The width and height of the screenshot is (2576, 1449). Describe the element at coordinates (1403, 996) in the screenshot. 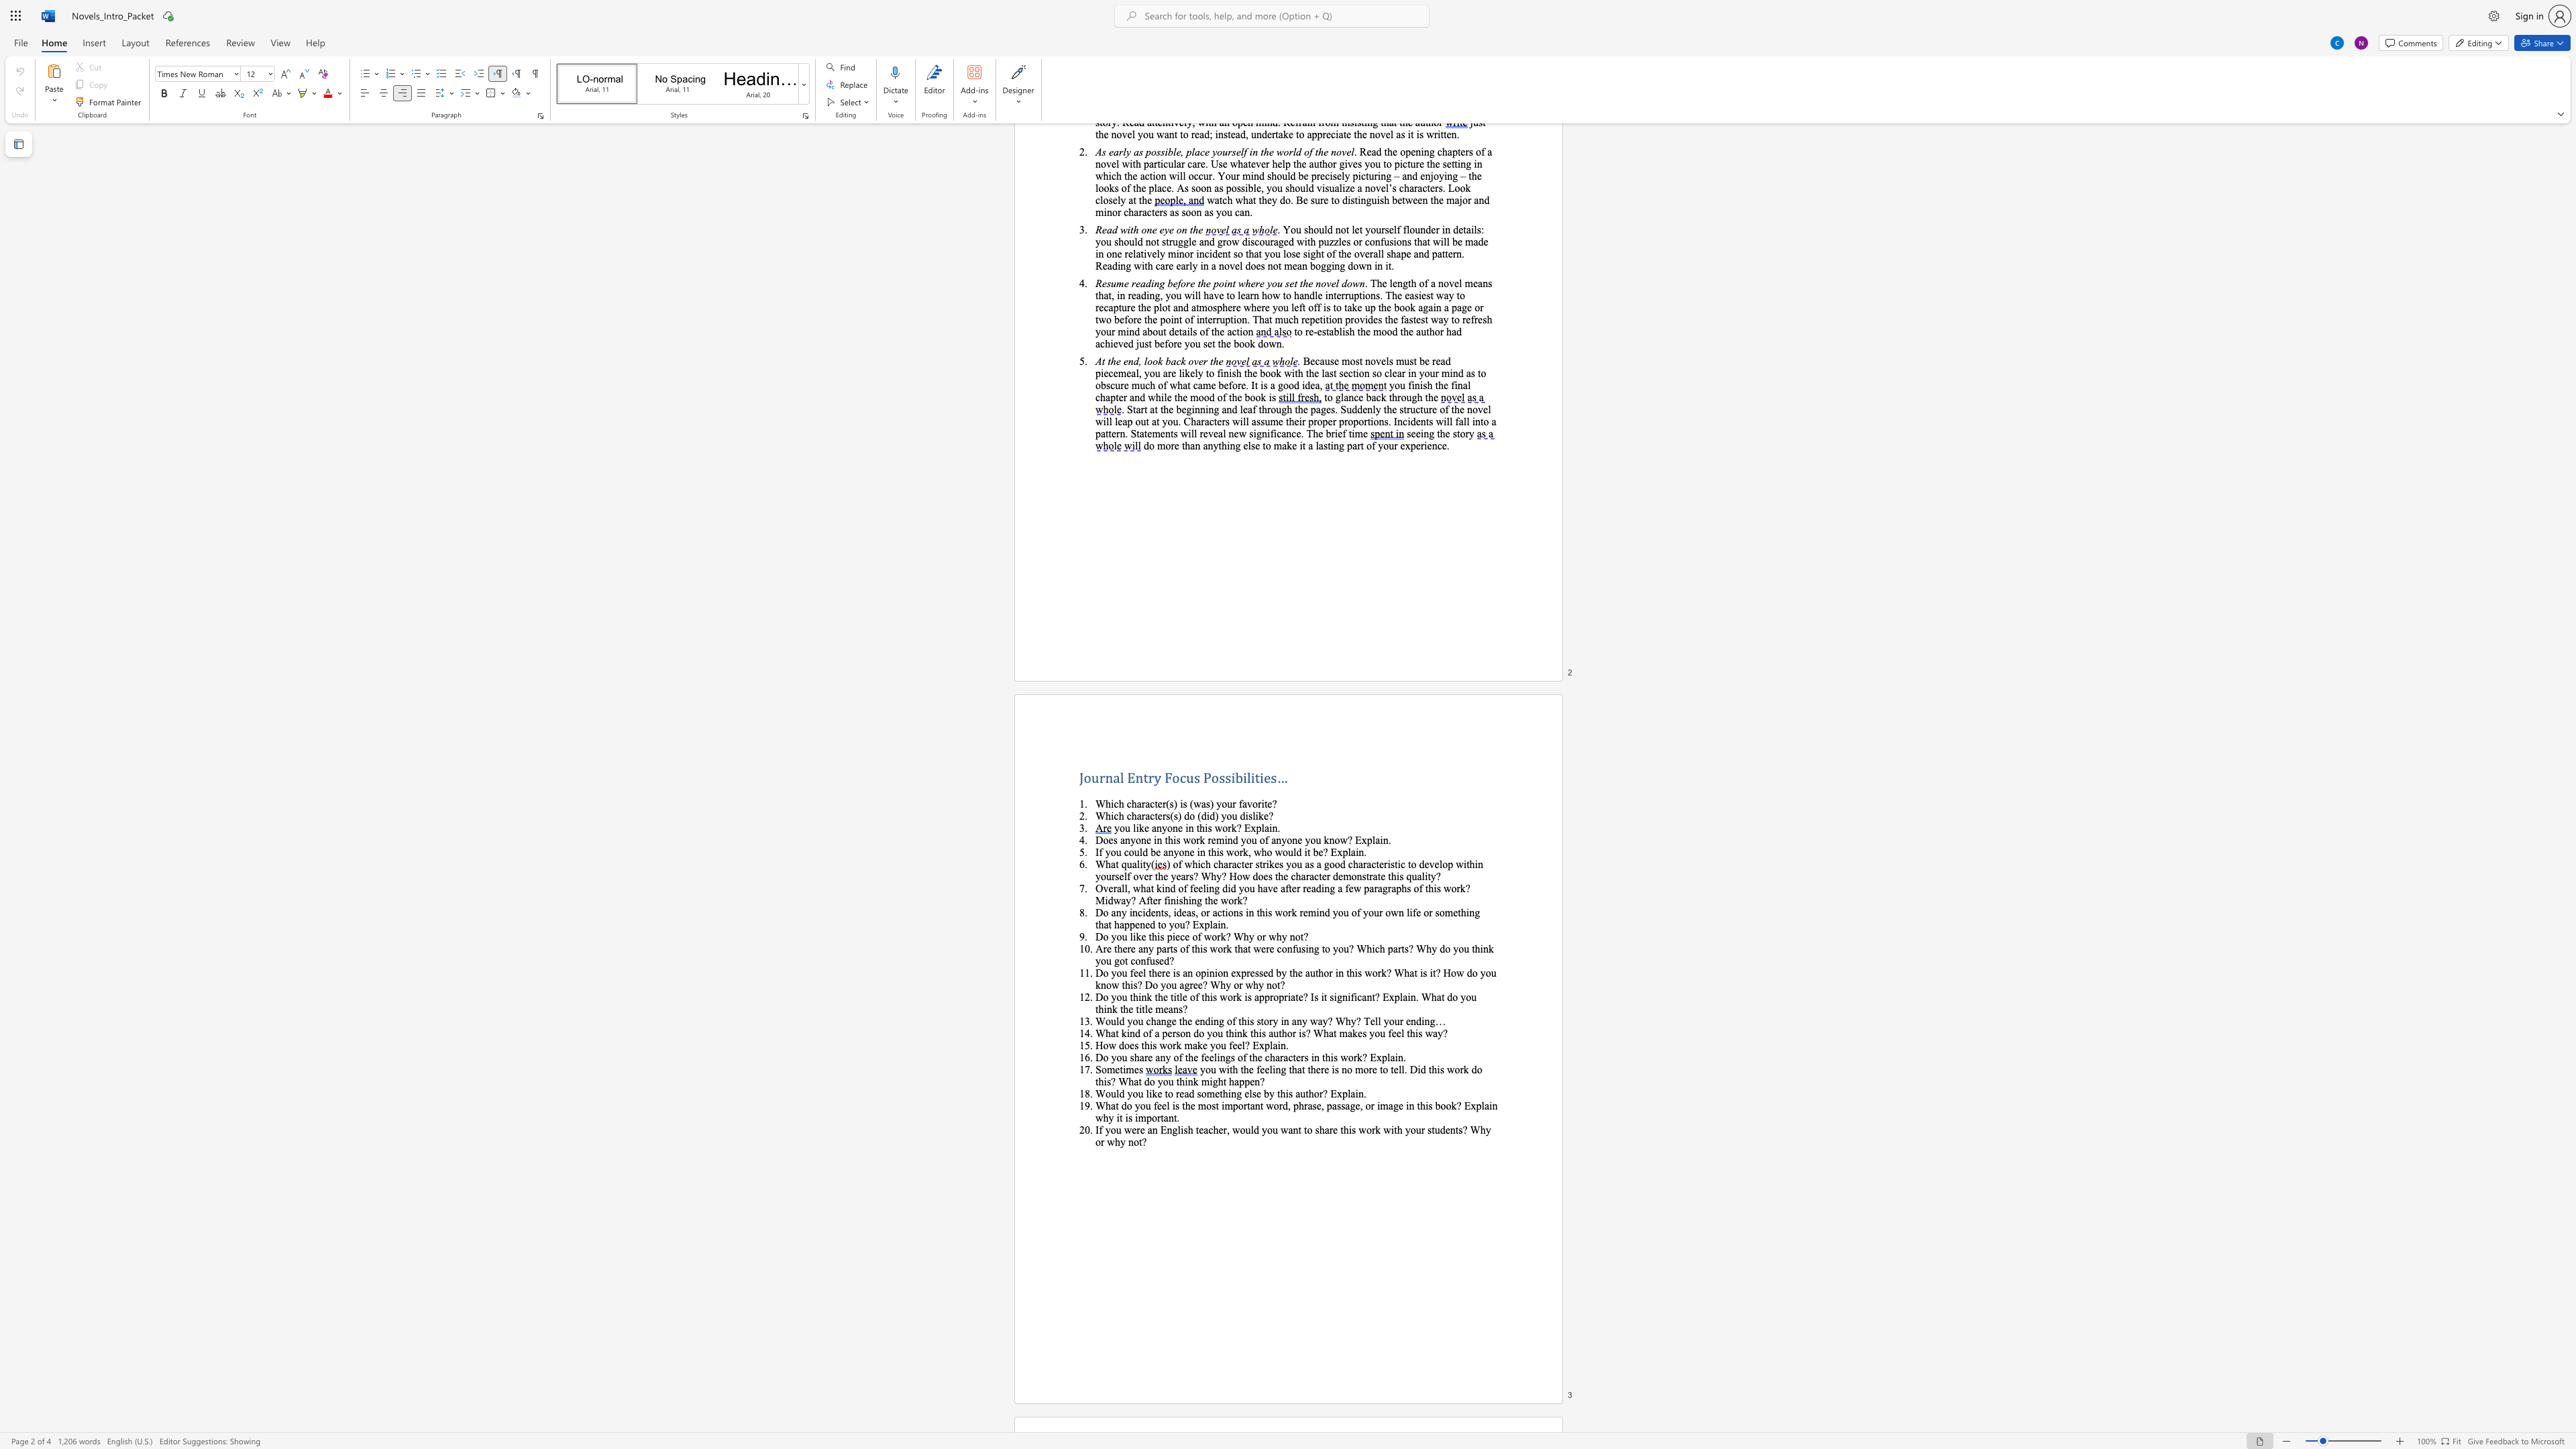

I see `the subset text "ain. W" within the text "? Is it significant? Explain. What do you think the title means?"` at that location.